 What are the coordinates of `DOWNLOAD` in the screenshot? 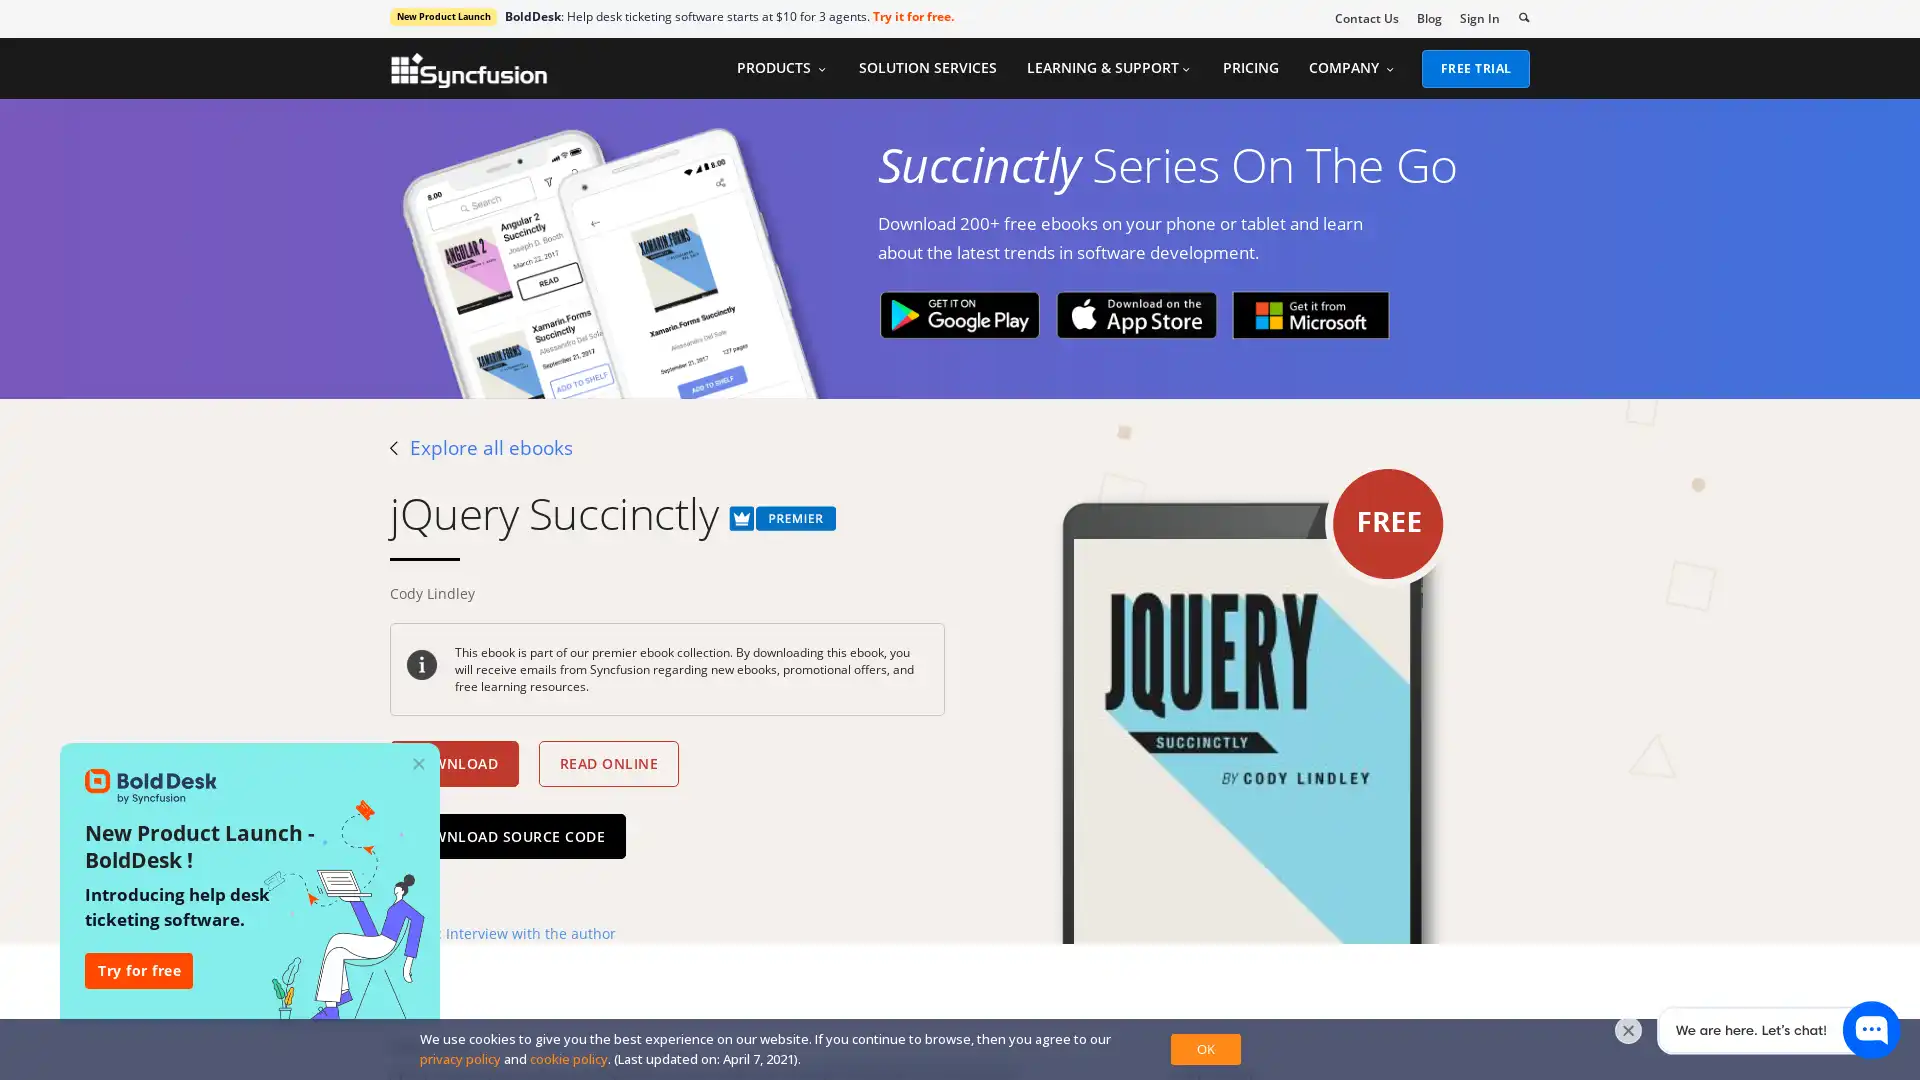 It's located at (453, 763).